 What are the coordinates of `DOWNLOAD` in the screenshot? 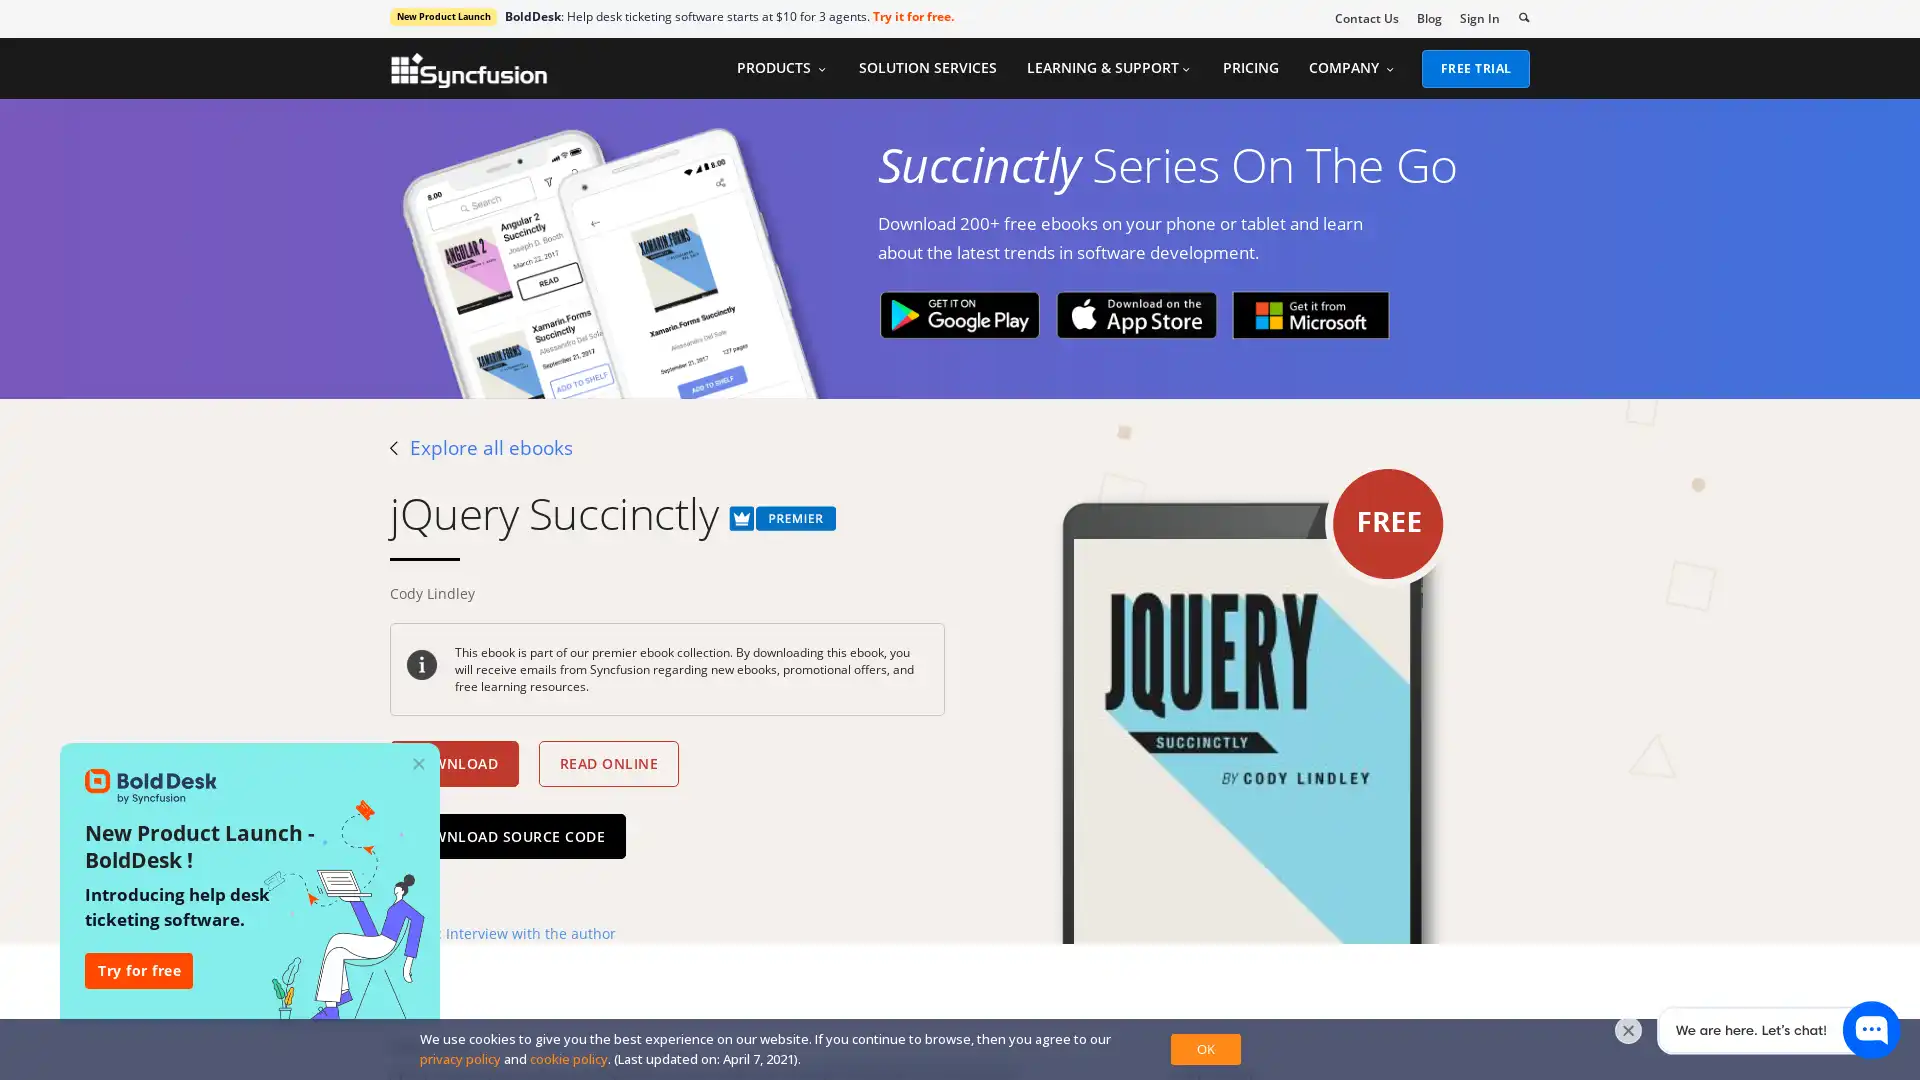 It's located at (453, 763).